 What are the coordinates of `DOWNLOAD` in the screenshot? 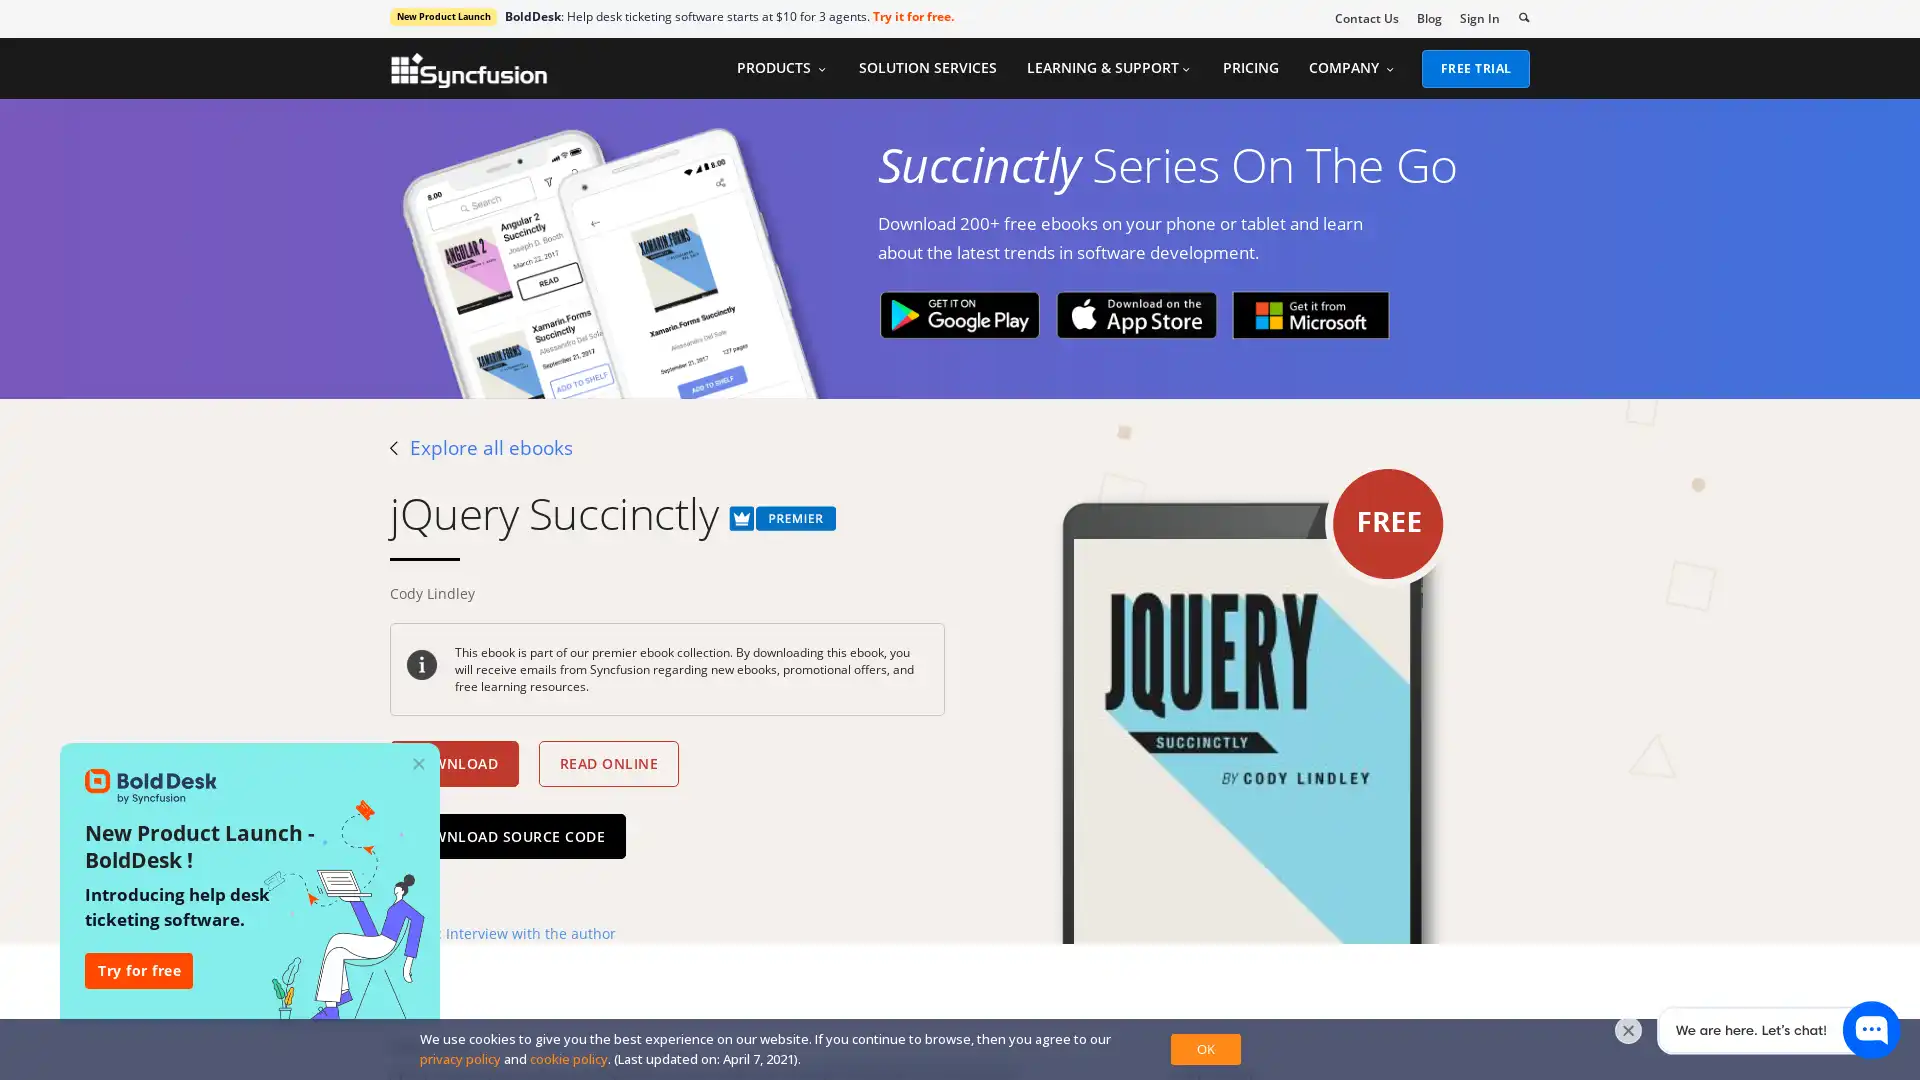 It's located at (453, 763).